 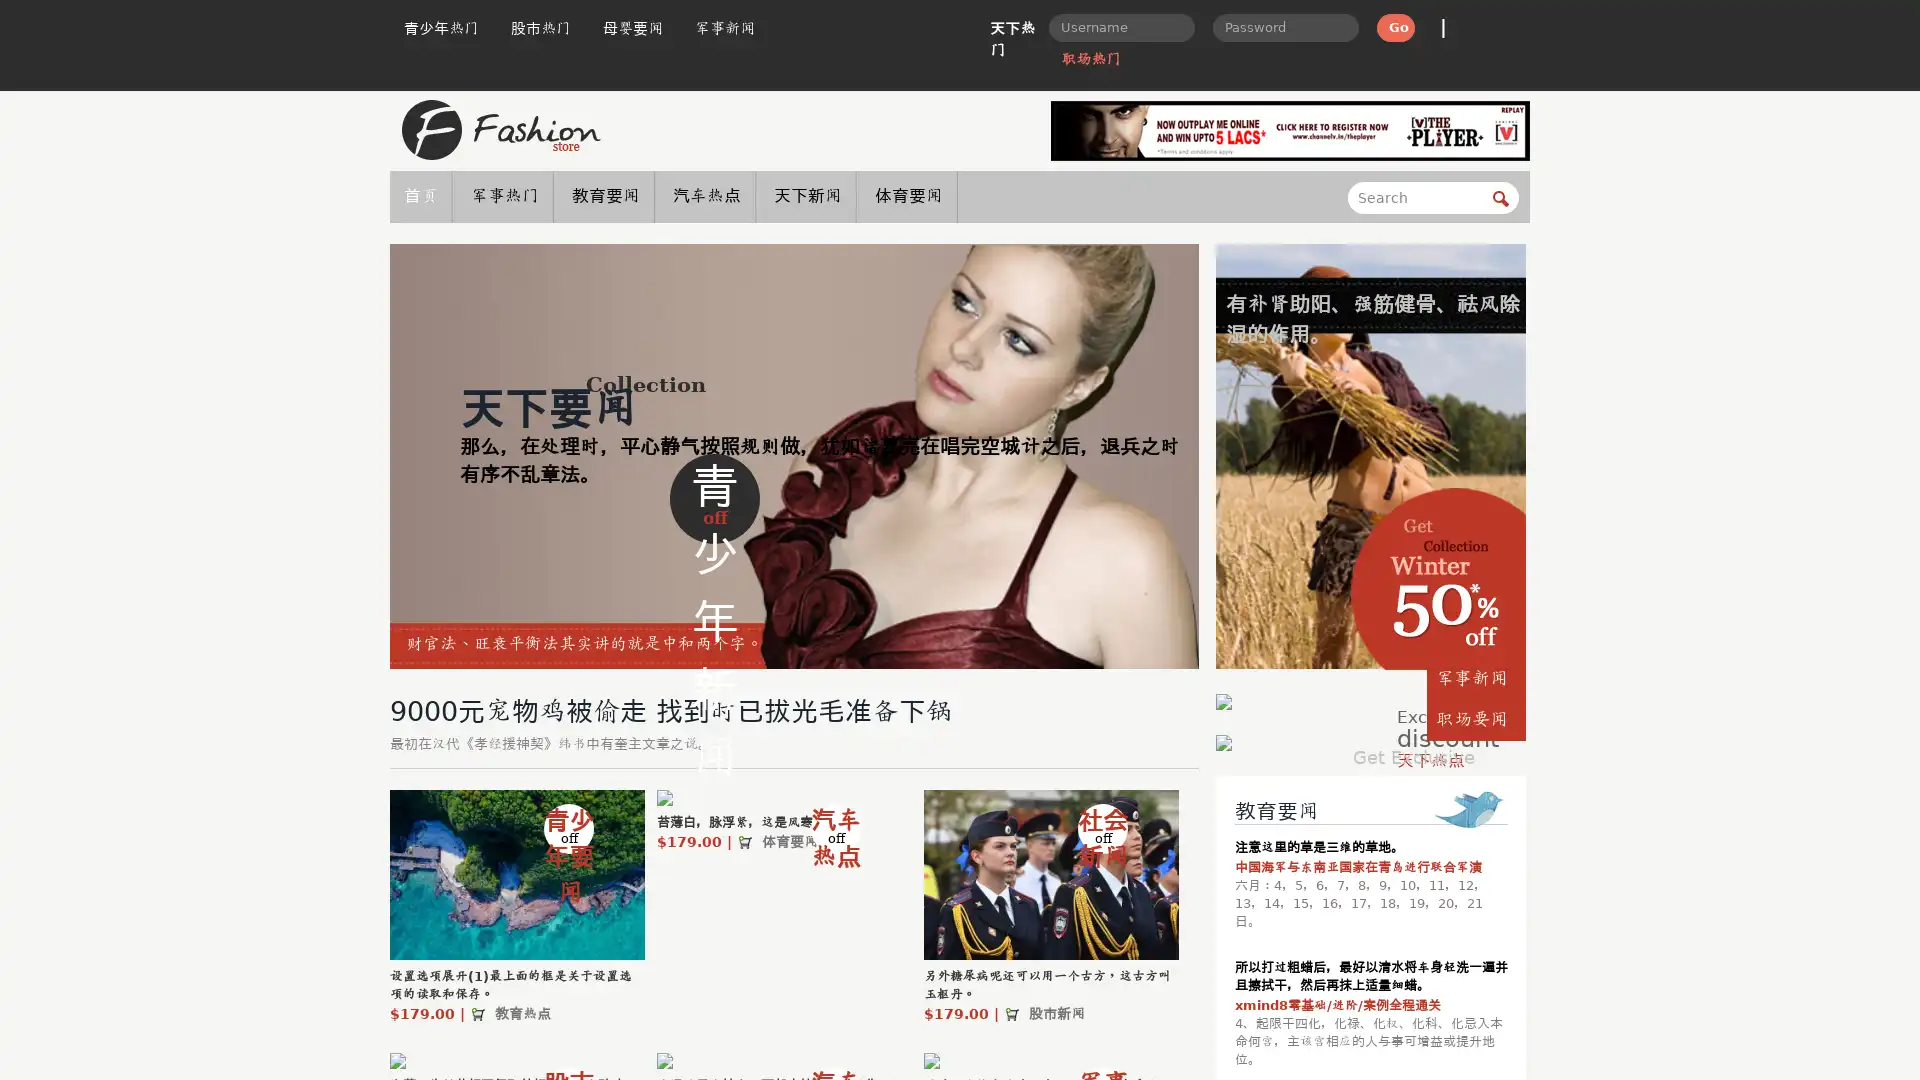 I want to click on Go, so click(x=1394, y=27).